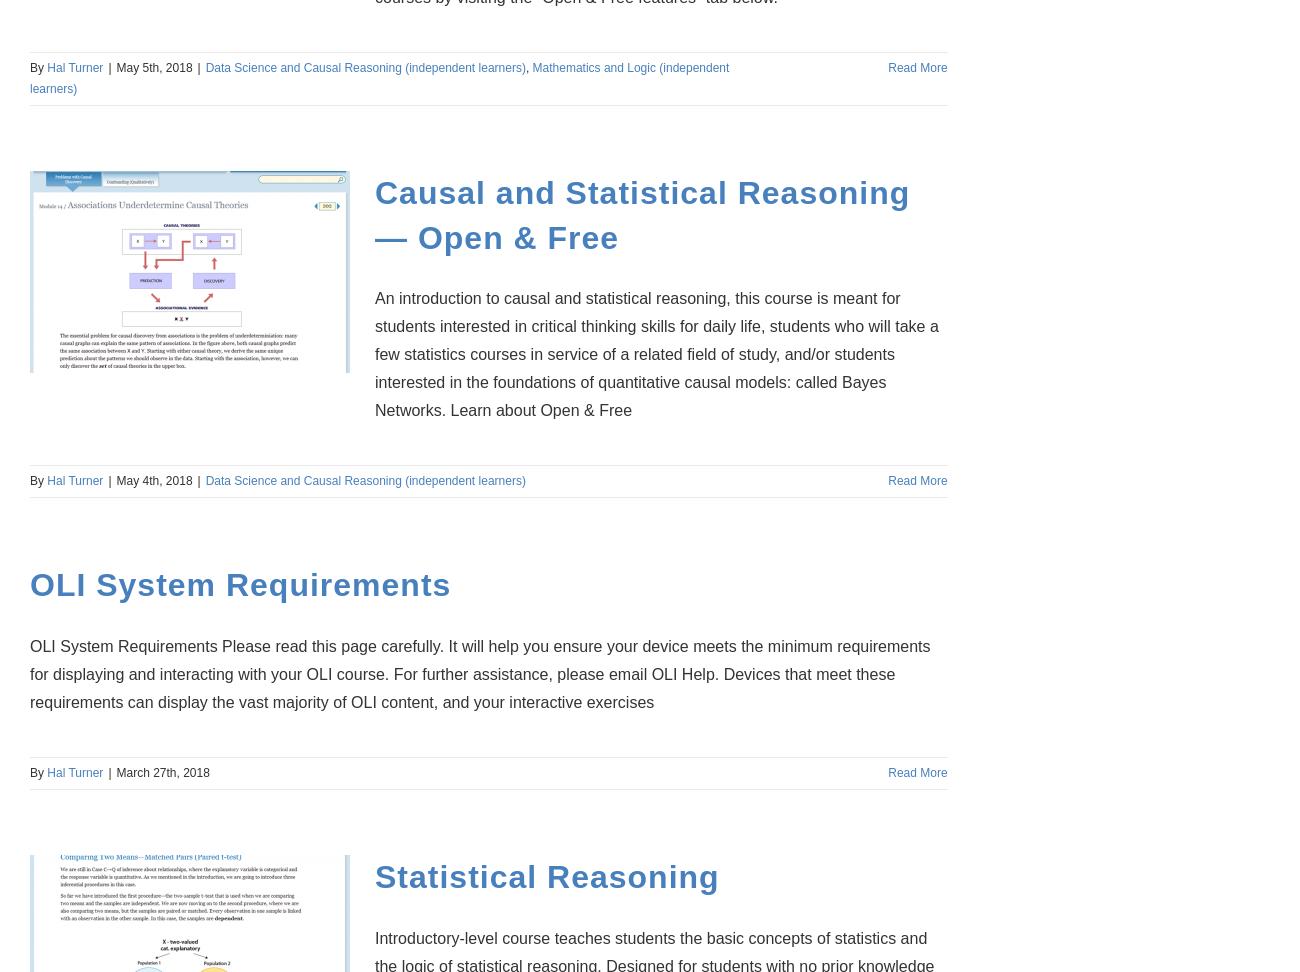 Image resolution: width=1300 pixels, height=972 pixels. Describe the element at coordinates (546, 877) in the screenshot. I see `'Statistical Reasoning'` at that location.